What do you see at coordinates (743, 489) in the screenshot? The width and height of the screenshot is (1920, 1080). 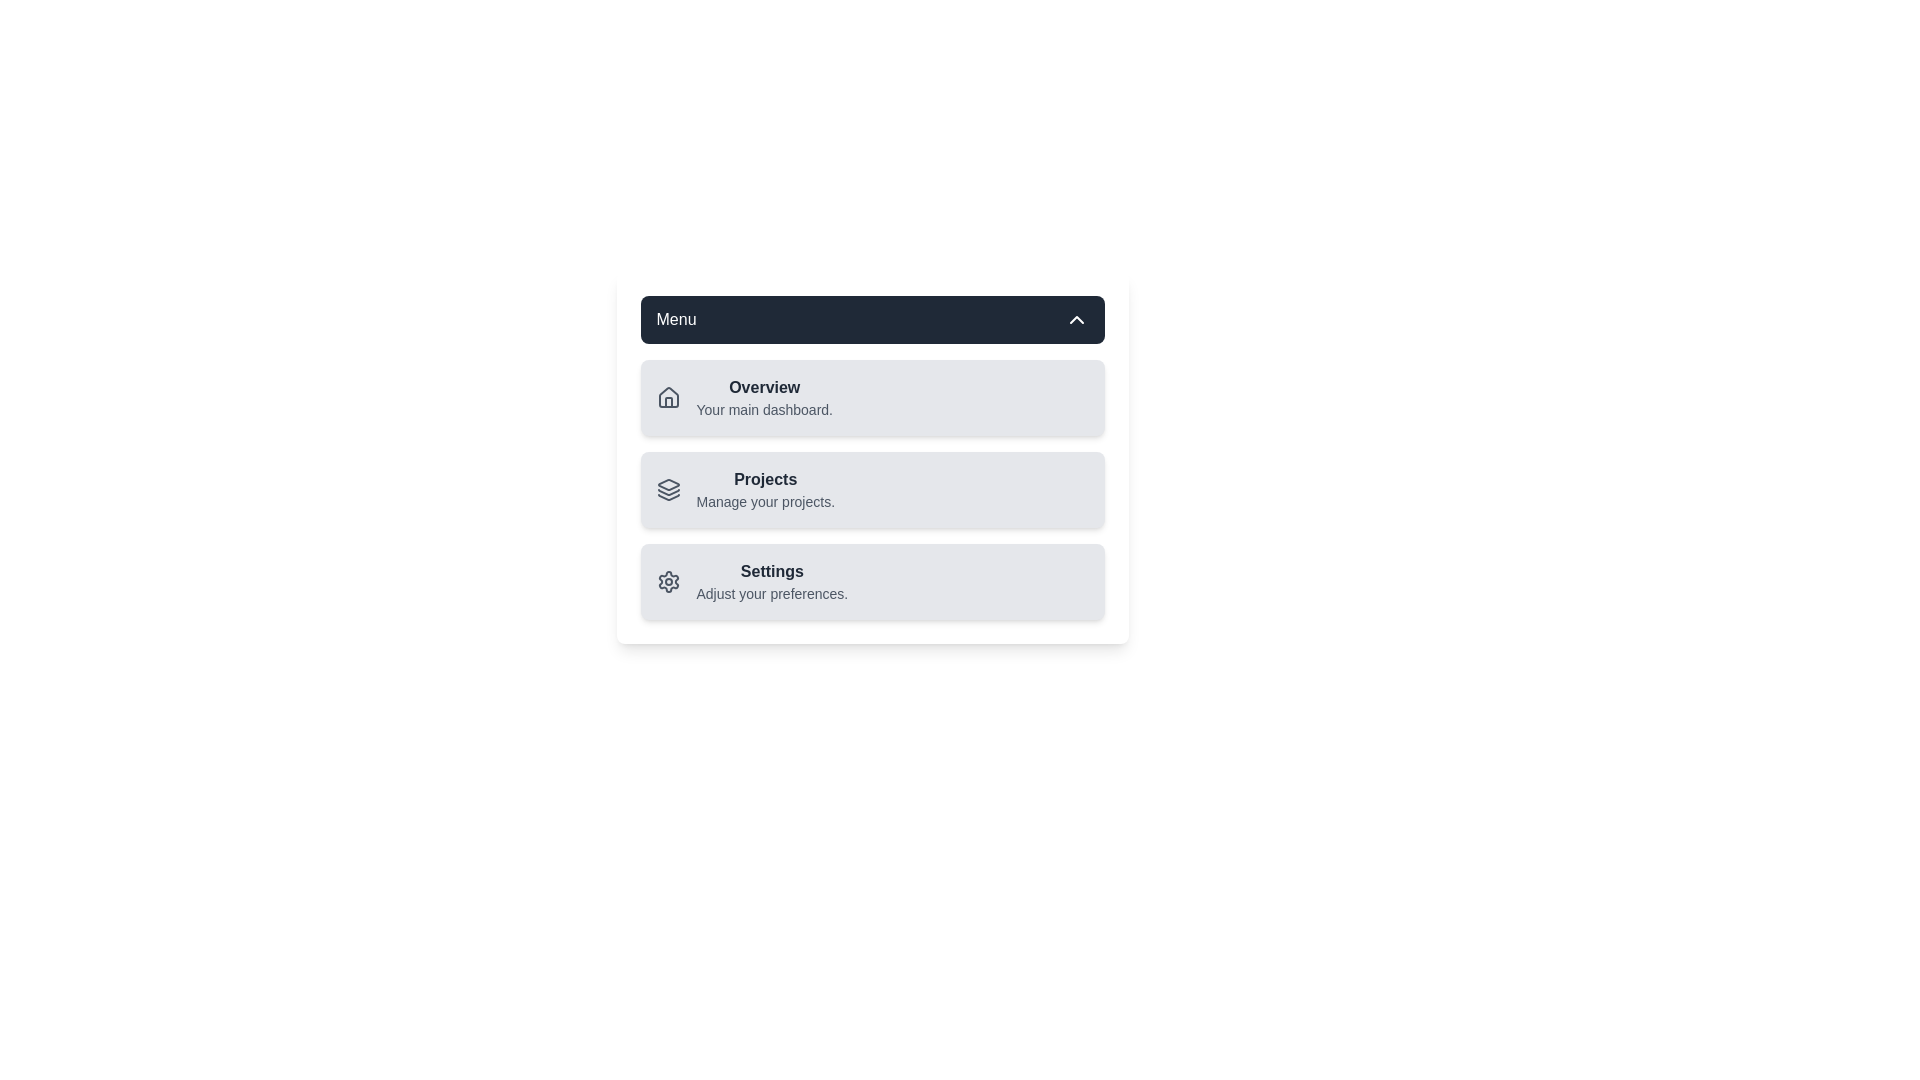 I see `the menu item Projects from the list` at bounding box center [743, 489].